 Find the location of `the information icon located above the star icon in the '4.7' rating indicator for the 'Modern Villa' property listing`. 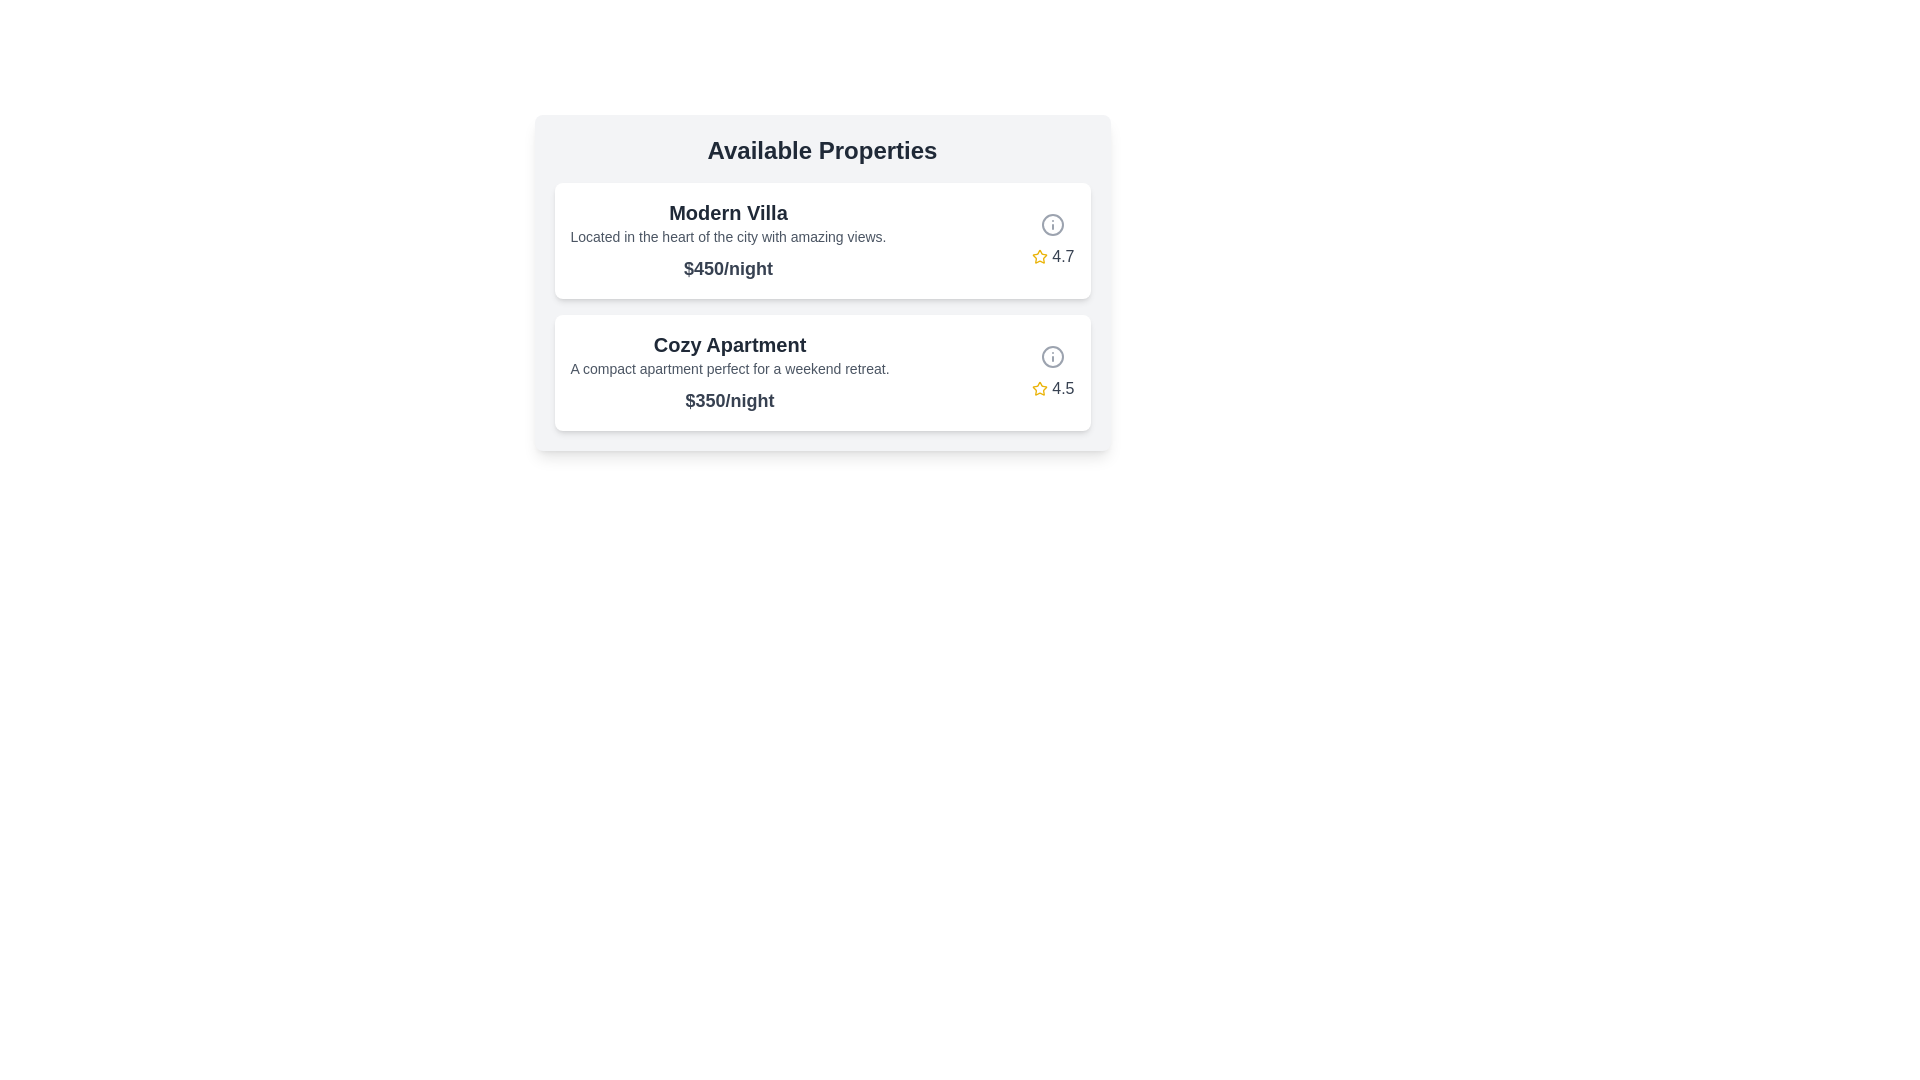

the information icon located above the star icon in the '4.7' rating indicator for the 'Modern Villa' property listing is located at coordinates (1052, 224).